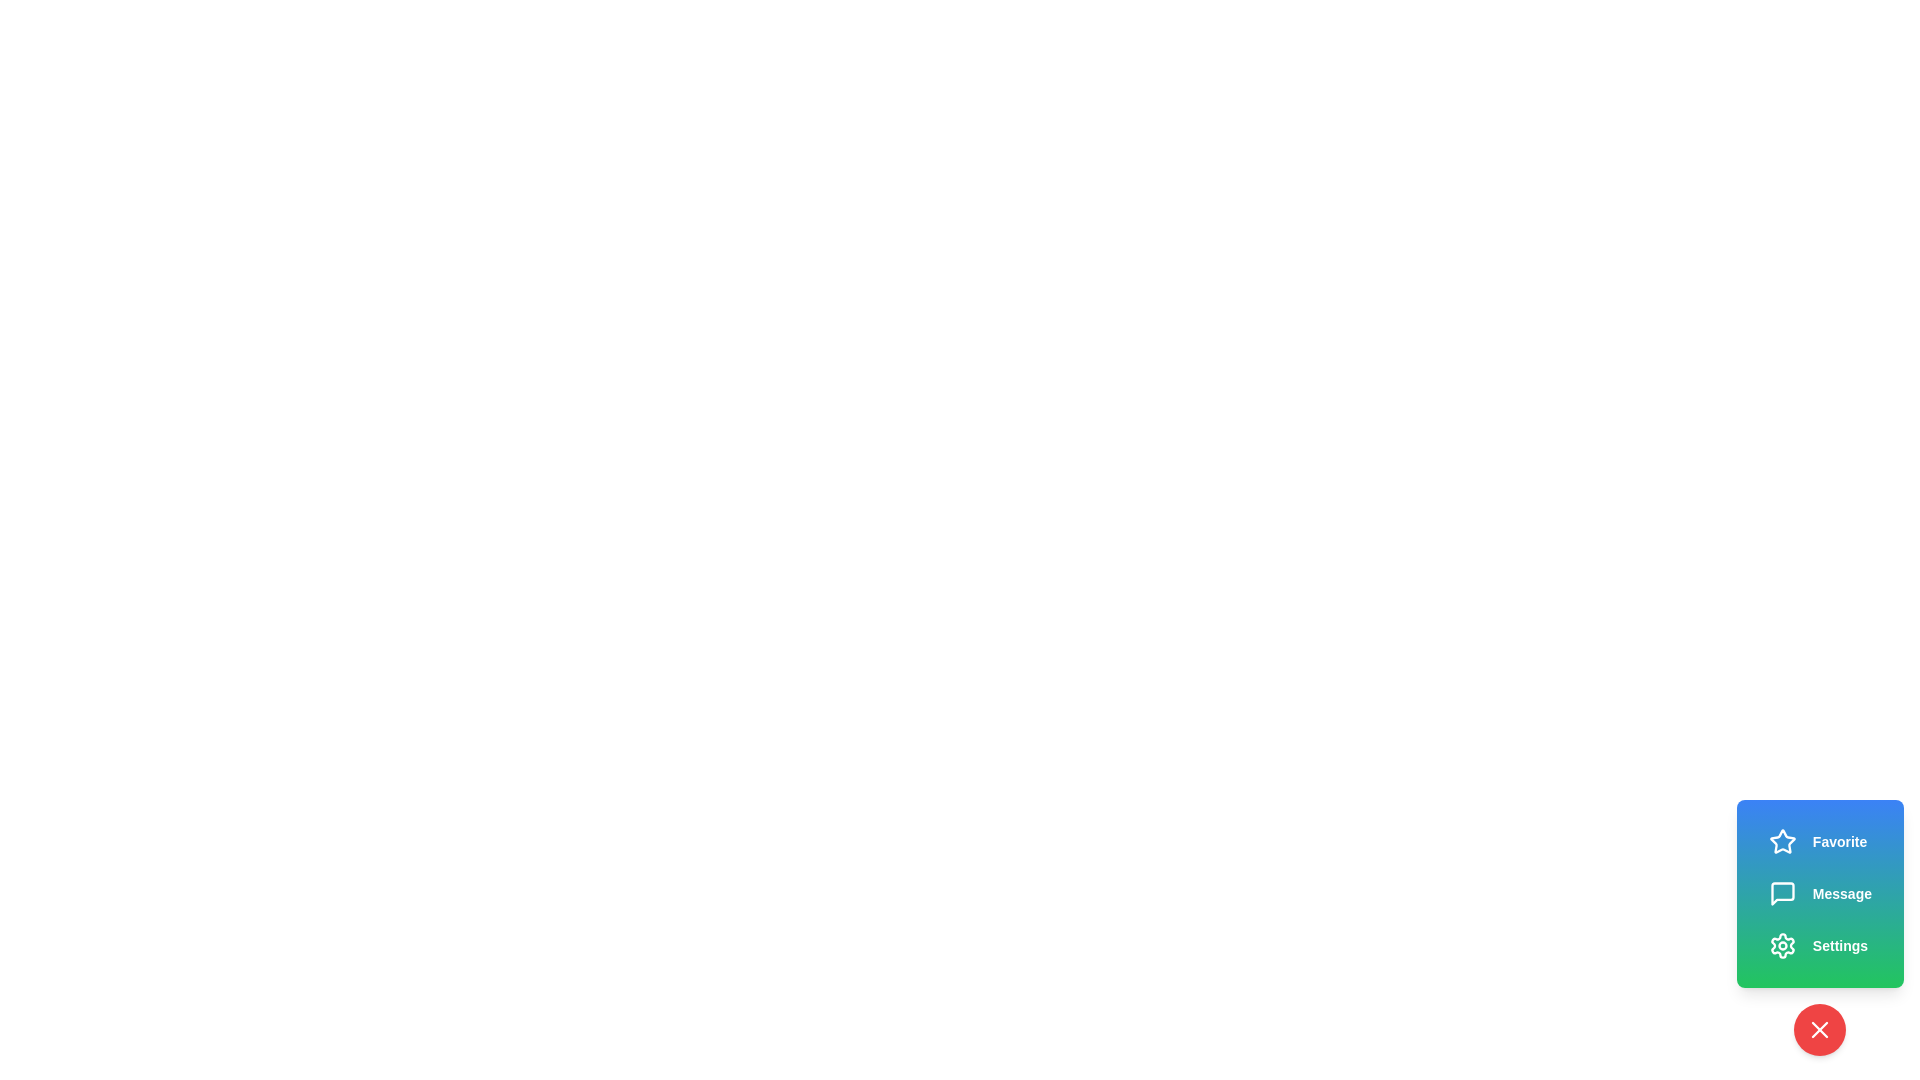 Image resolution: width=1920 pixels, height=1080 pixels. Describe the element at coordinates (1820, 893) in the screenshot. I see `the 'Message' action button` at that location.